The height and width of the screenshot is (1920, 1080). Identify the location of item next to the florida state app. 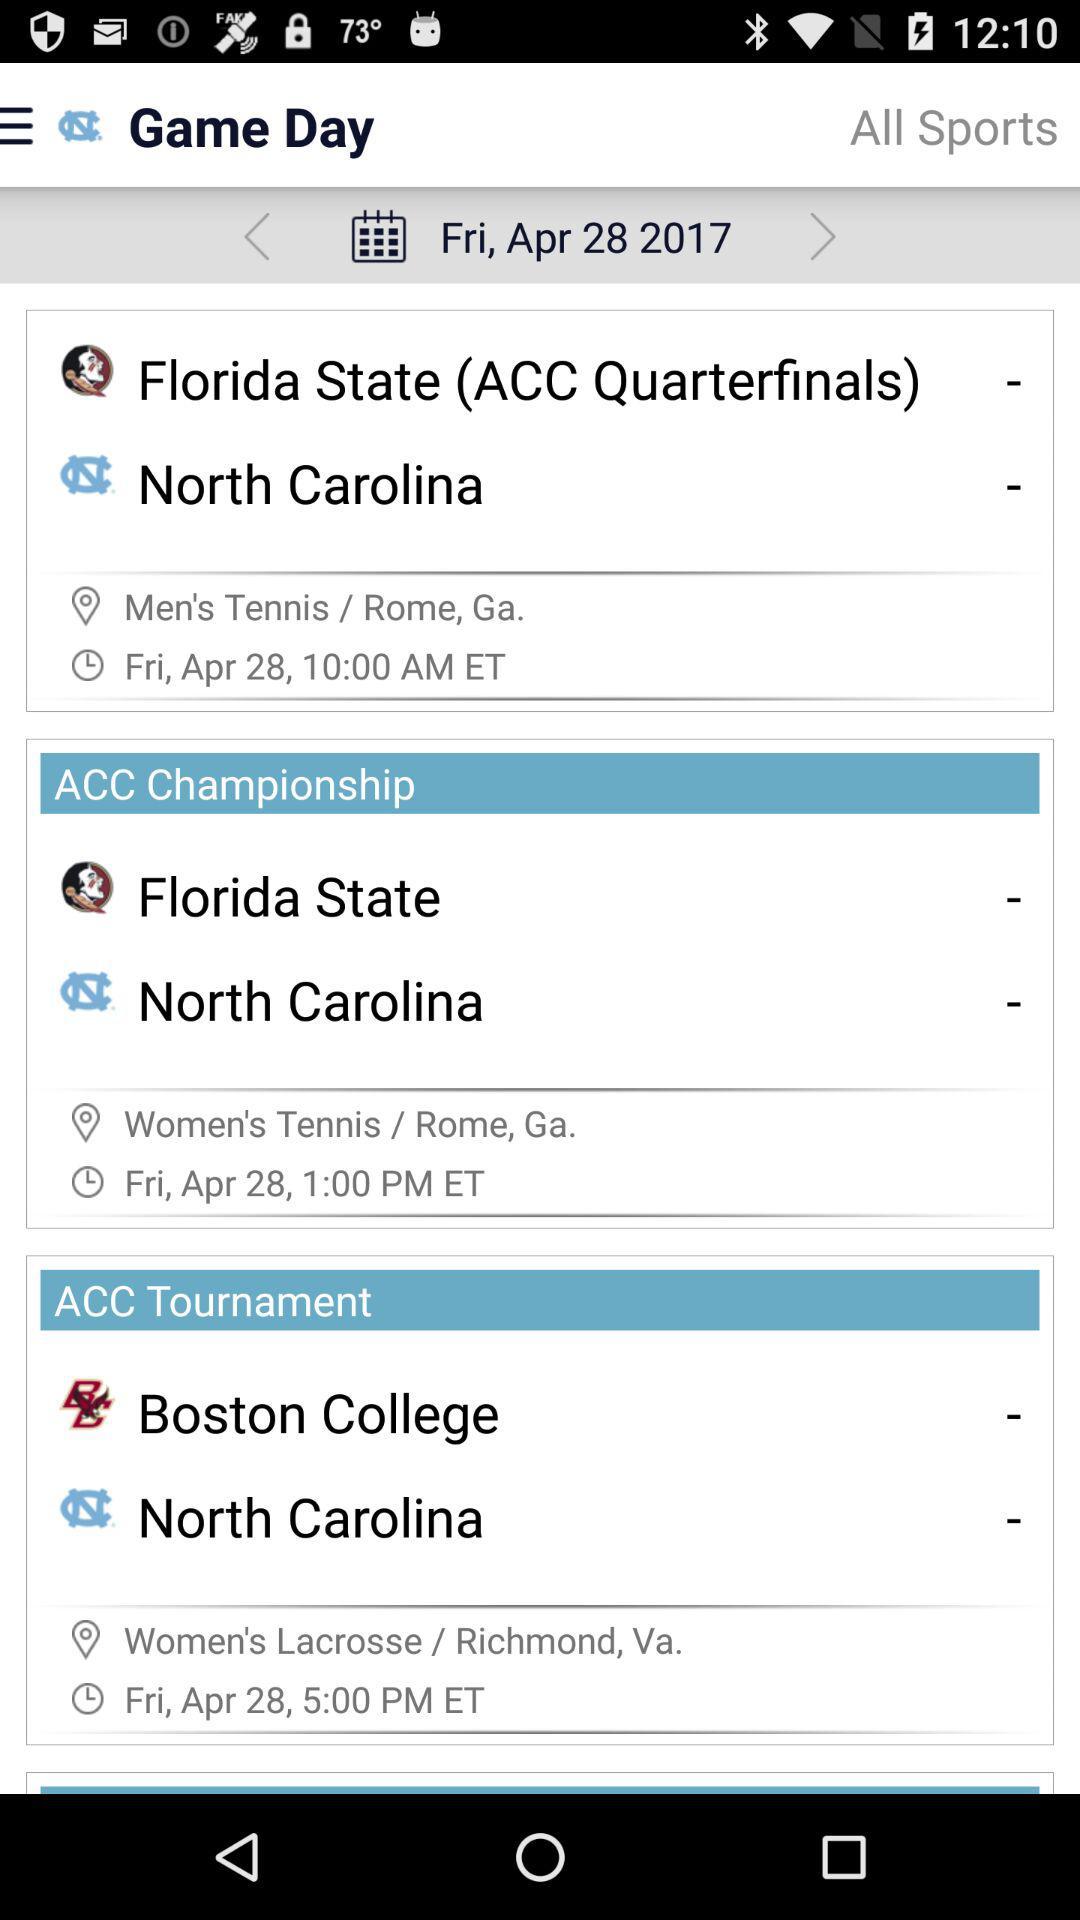
(1014, 894).